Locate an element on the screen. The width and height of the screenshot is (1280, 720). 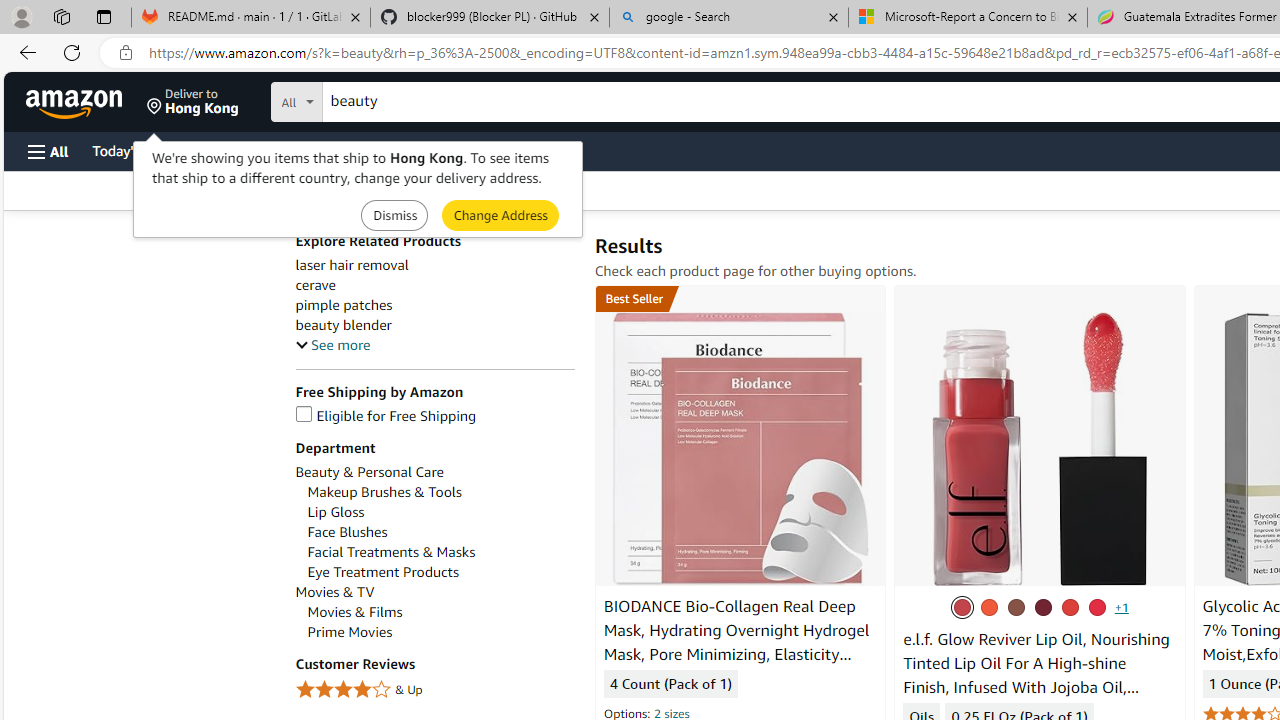
'Movies & TV' is located at coordinates (334, 591).